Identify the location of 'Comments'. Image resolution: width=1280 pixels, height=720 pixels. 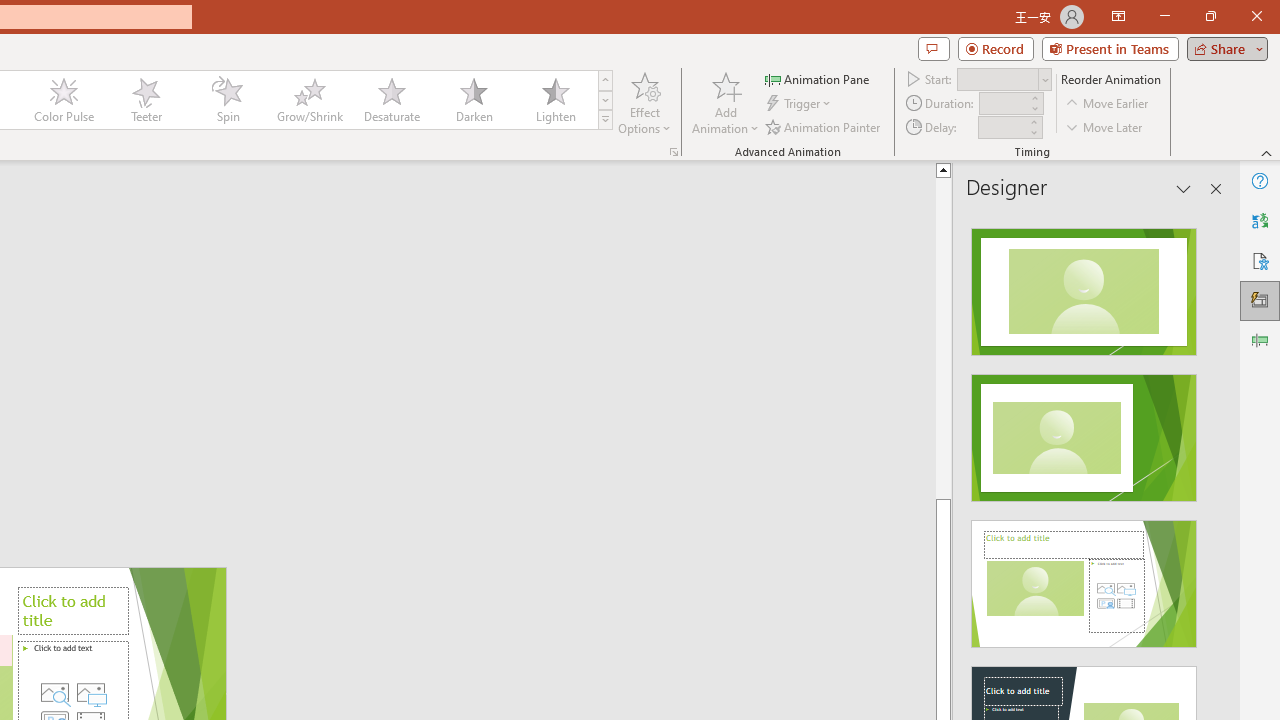
(932, 47).